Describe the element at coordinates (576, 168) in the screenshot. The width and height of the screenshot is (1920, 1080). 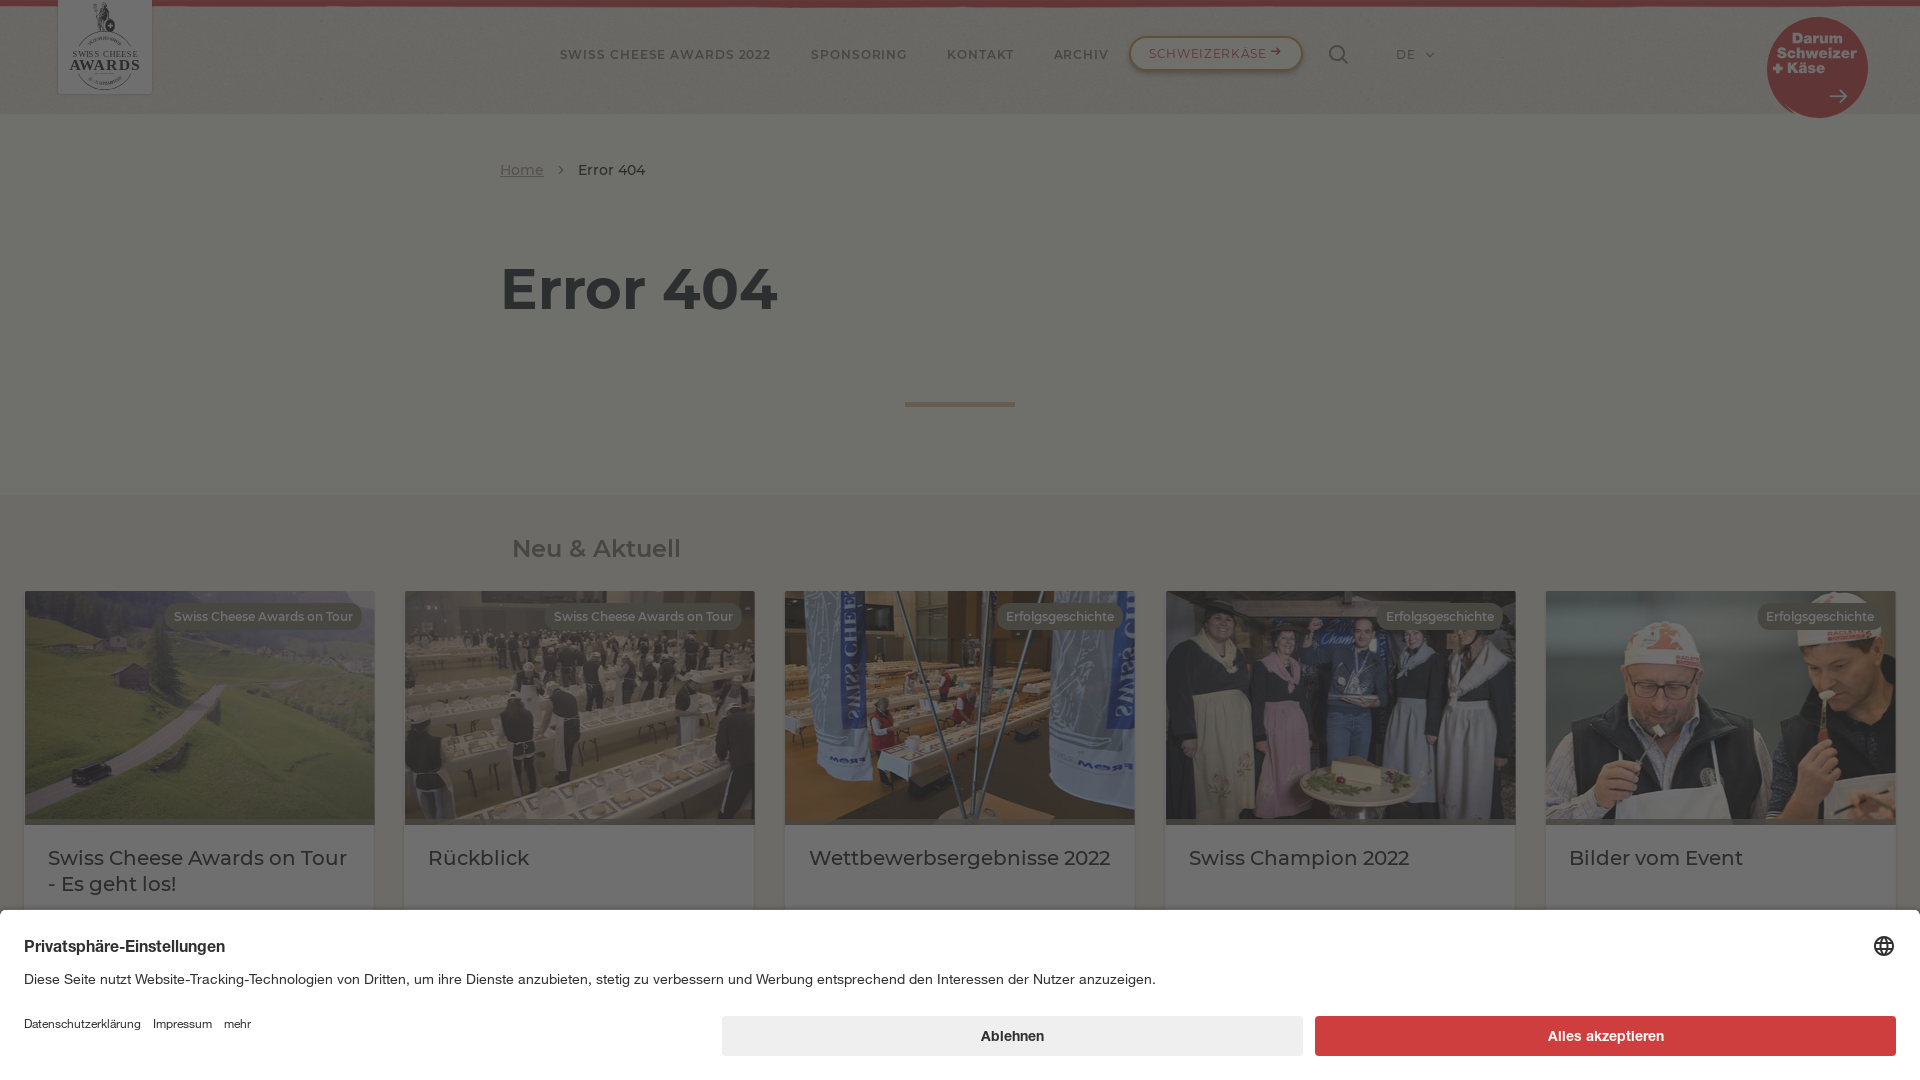
I see `'Error 404'` at that location.